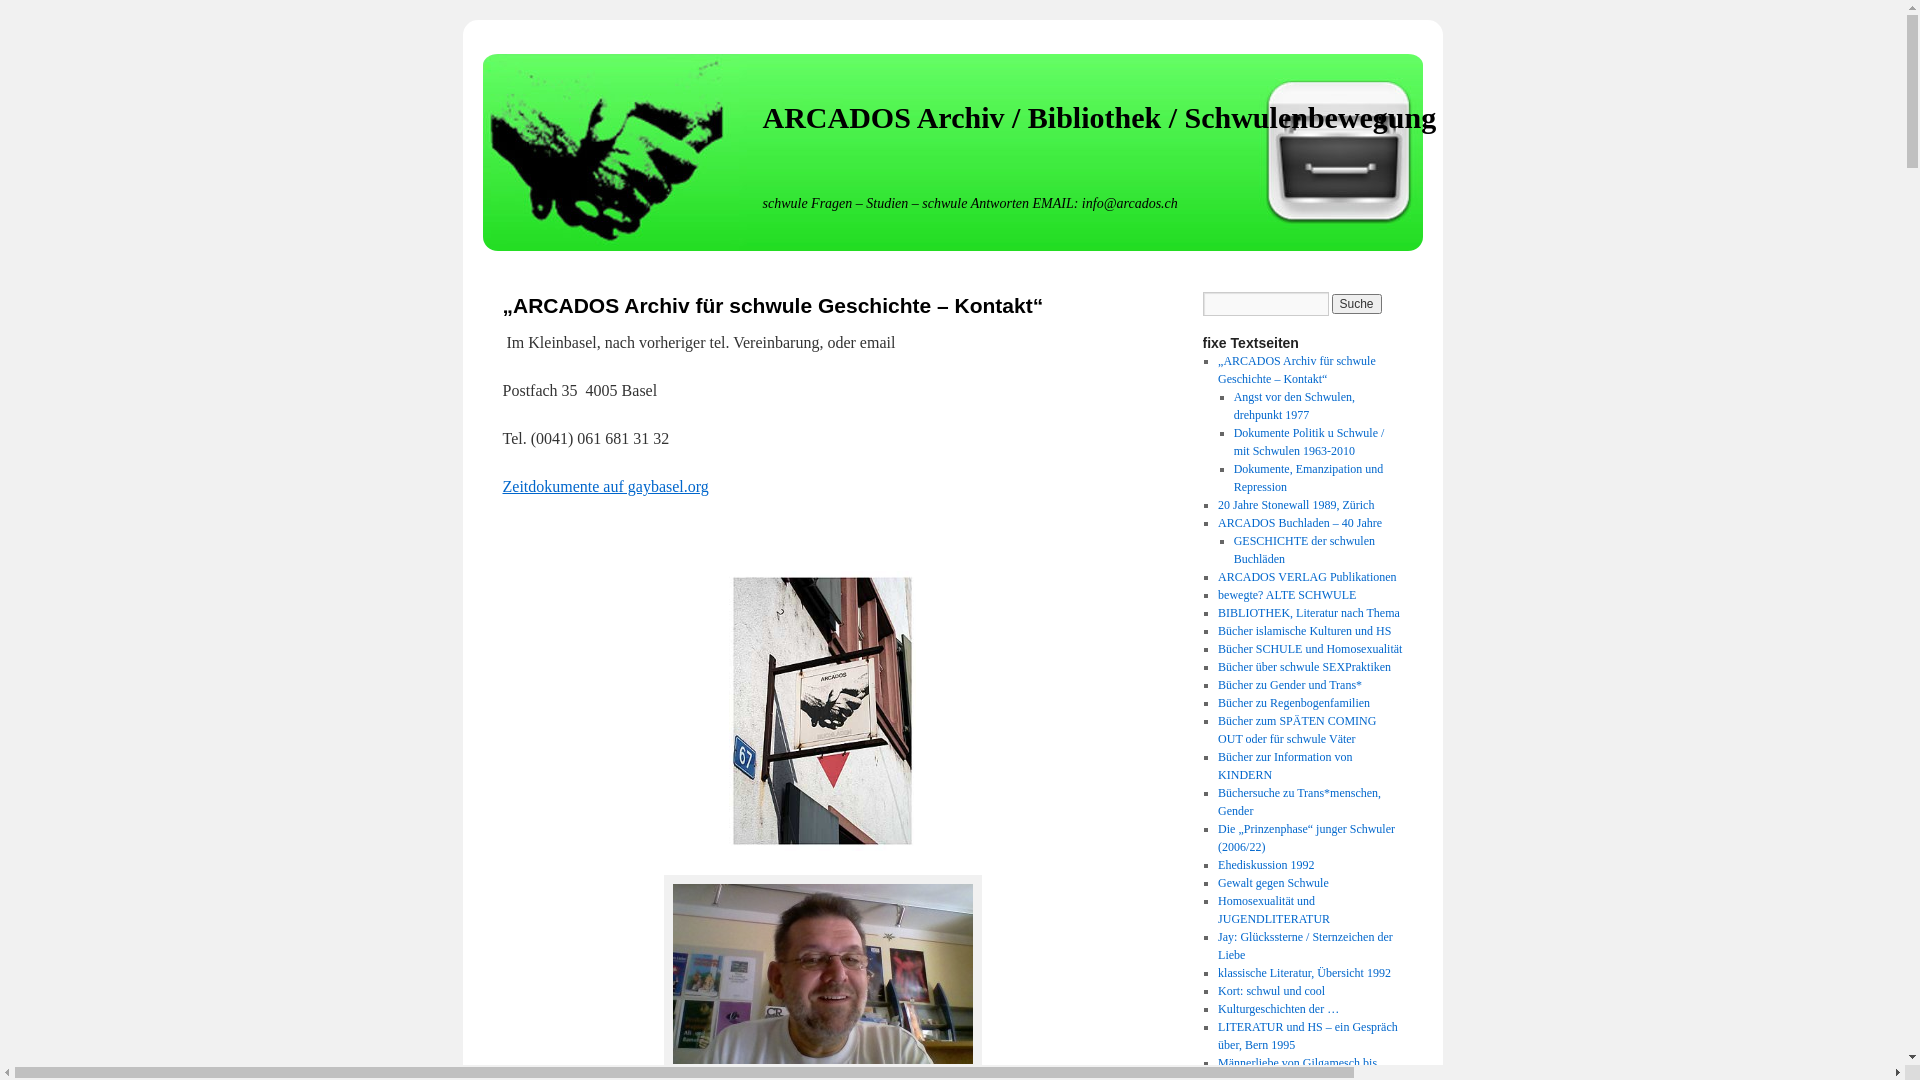 The height and width of the screenshot is (1080, 1920). What do you see at coordinates (1309, 612) in the screenshot?
I see `'BIBLIOTHEK, Literatur nach Thema'` at bounding box center [1309, 612].